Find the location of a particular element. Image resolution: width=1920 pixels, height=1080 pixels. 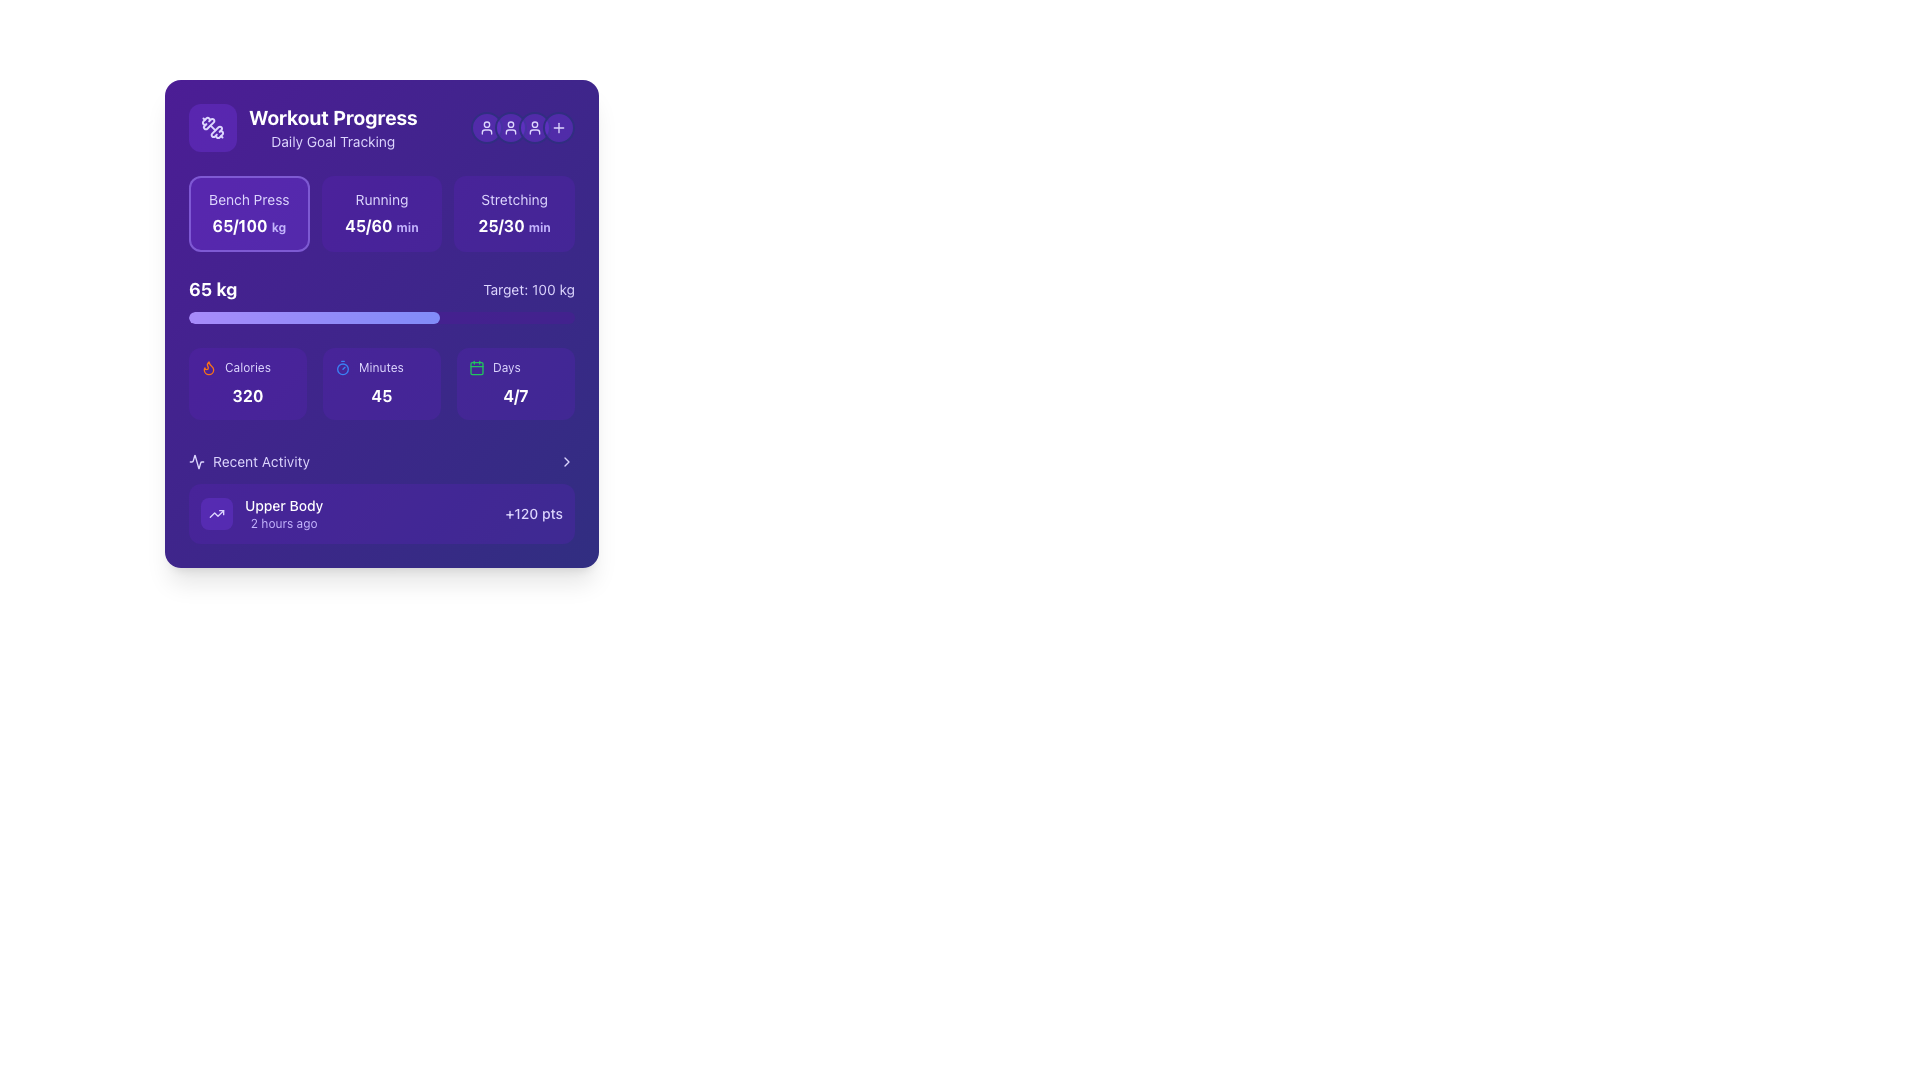

the text label 'kg' which is styled in light violet color and located to the right of '65/100' on the purple card labeled 'Workout Progress' is located at coordinates (277, 226).